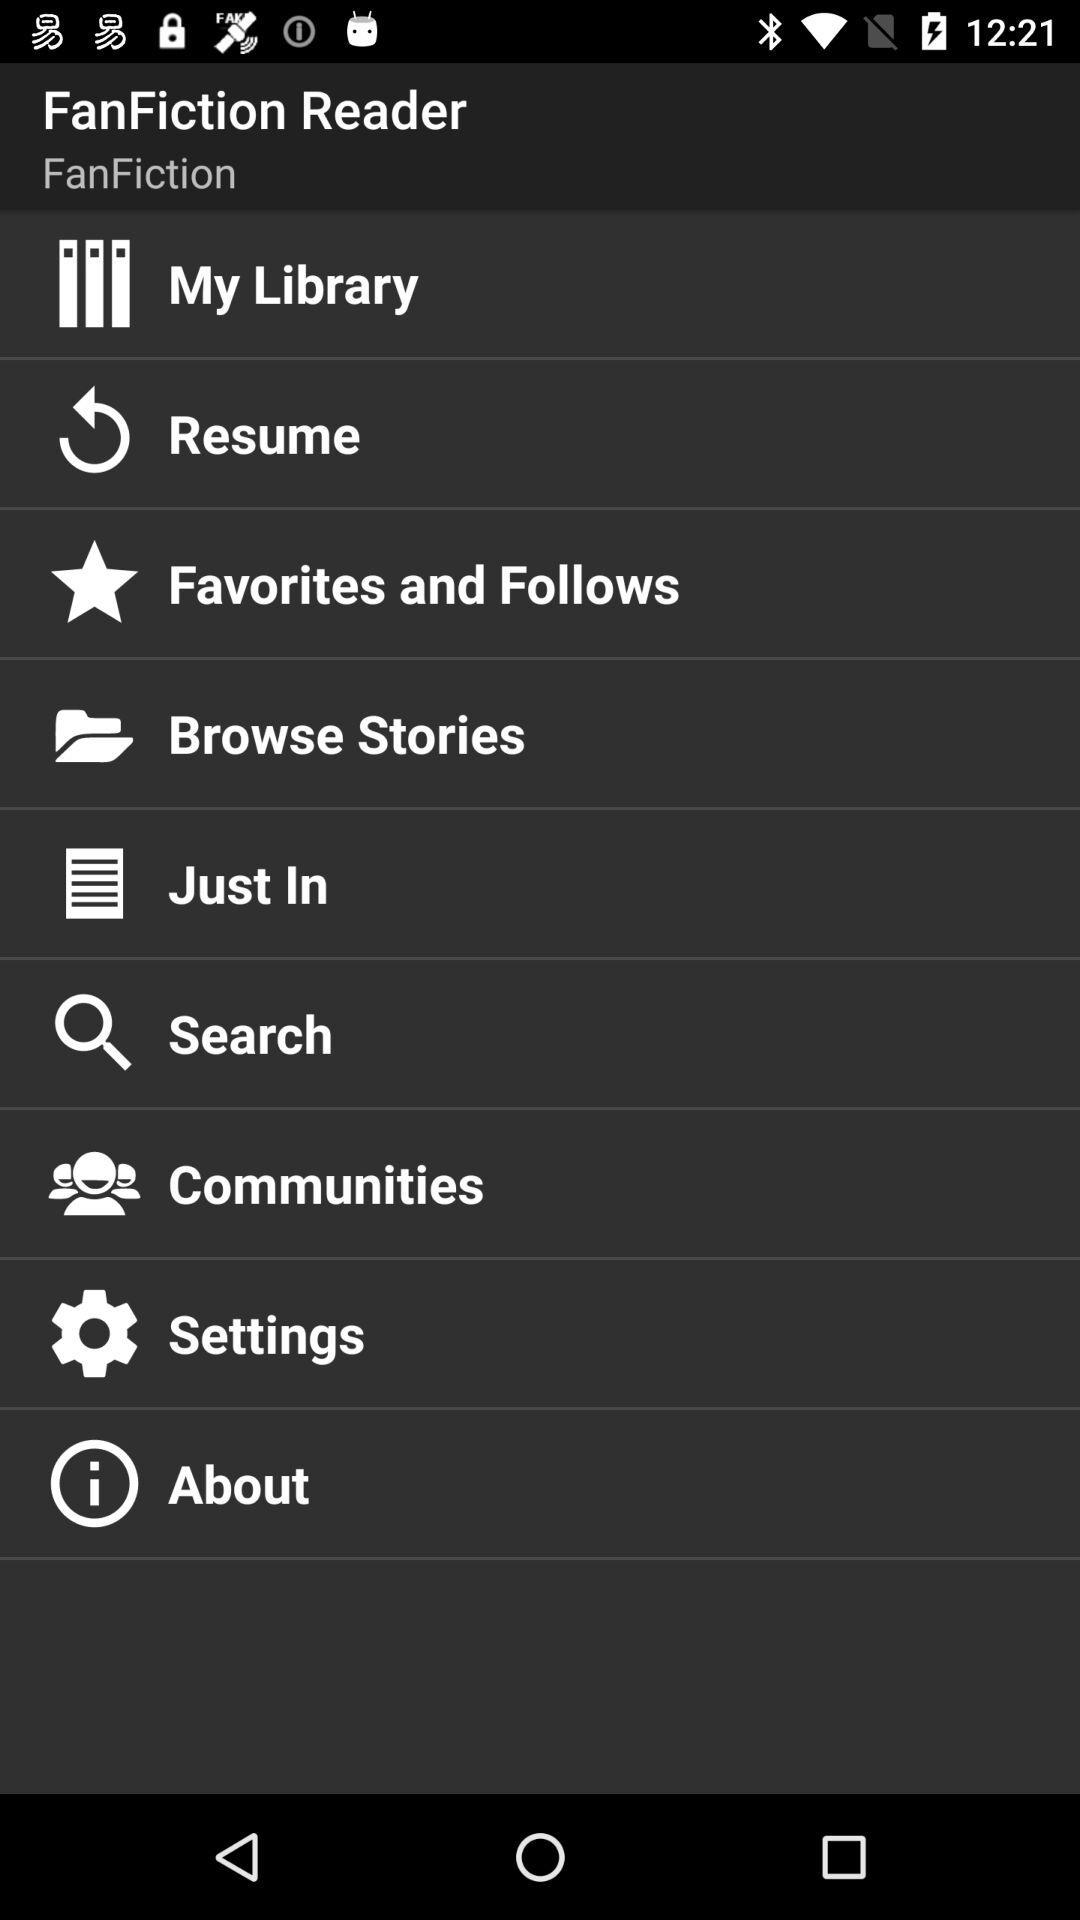 The height and width of the screenshot is (1920, 1080). I want to click on the browse stories item, so click(601, 732).